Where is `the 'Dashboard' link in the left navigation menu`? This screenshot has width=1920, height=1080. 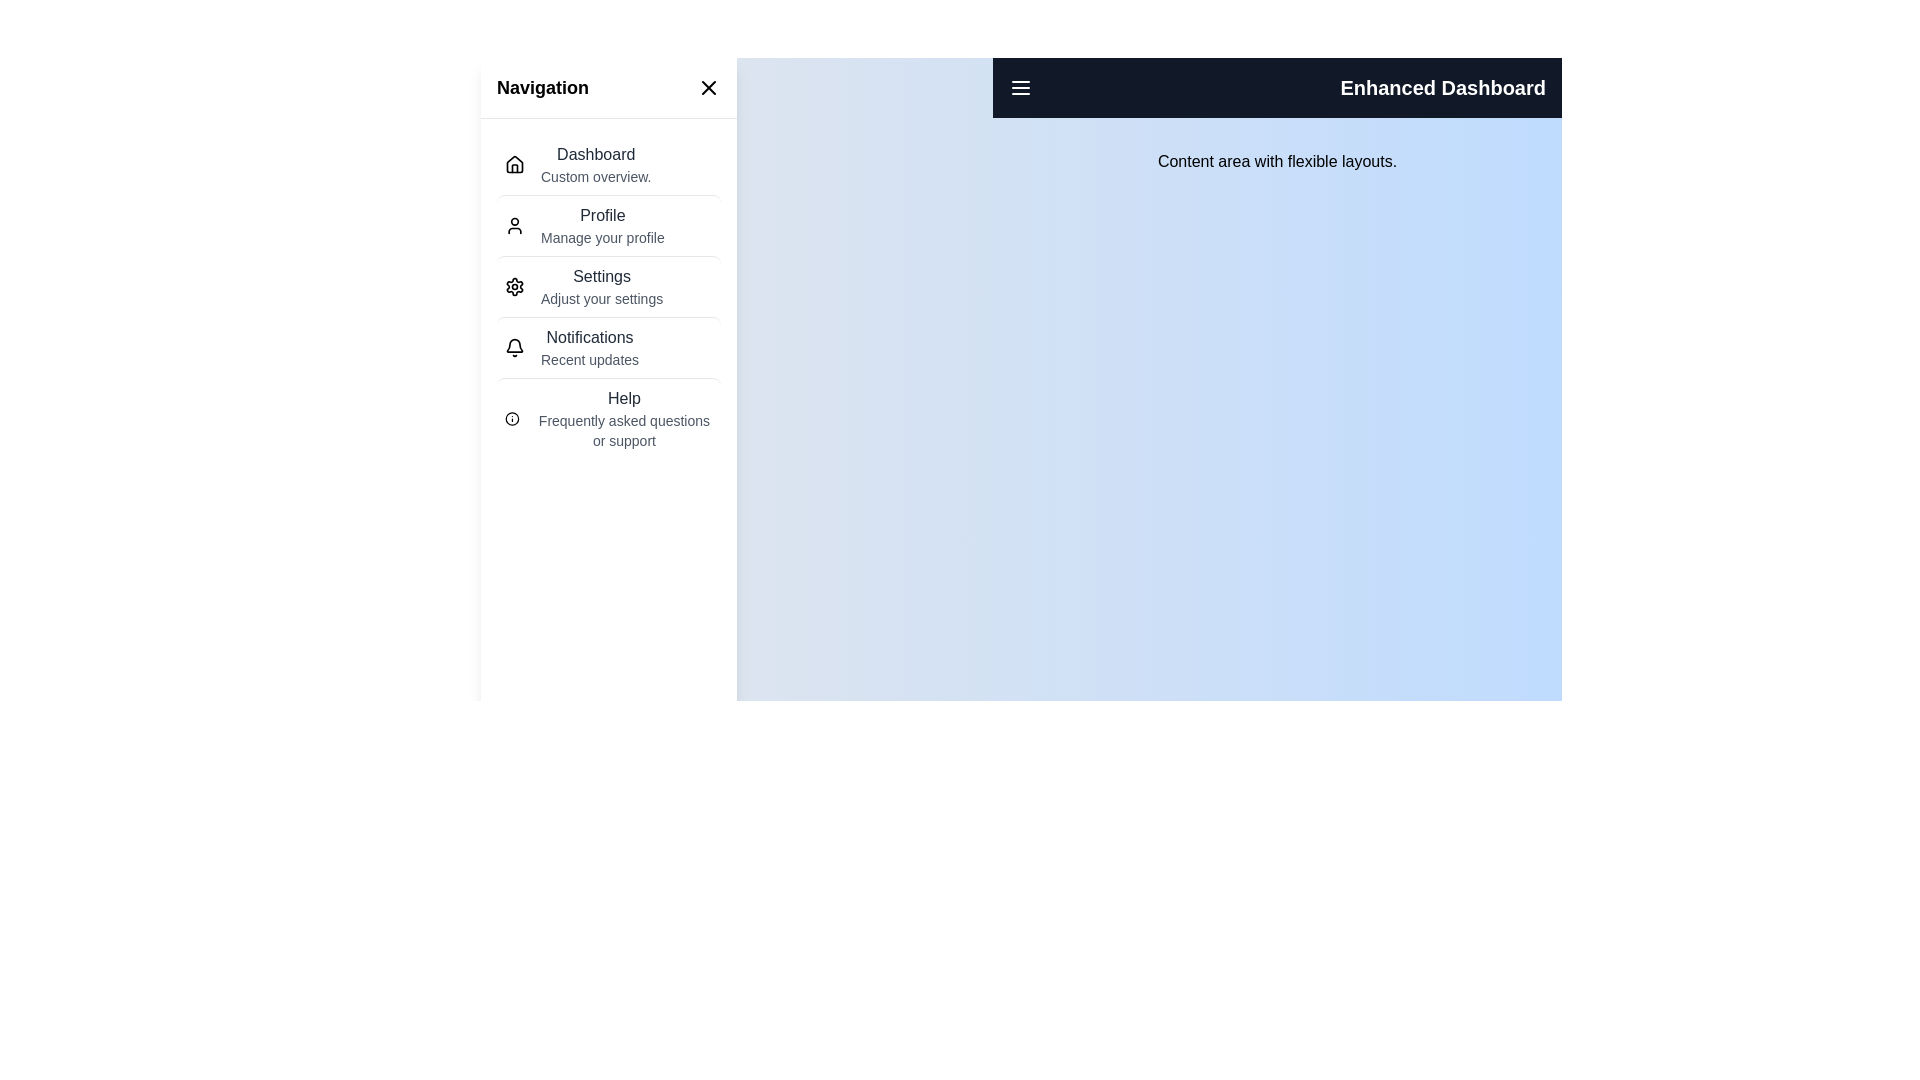 the 'Dashboard' link in the left navigation menu is located at coordinates (595, 164).